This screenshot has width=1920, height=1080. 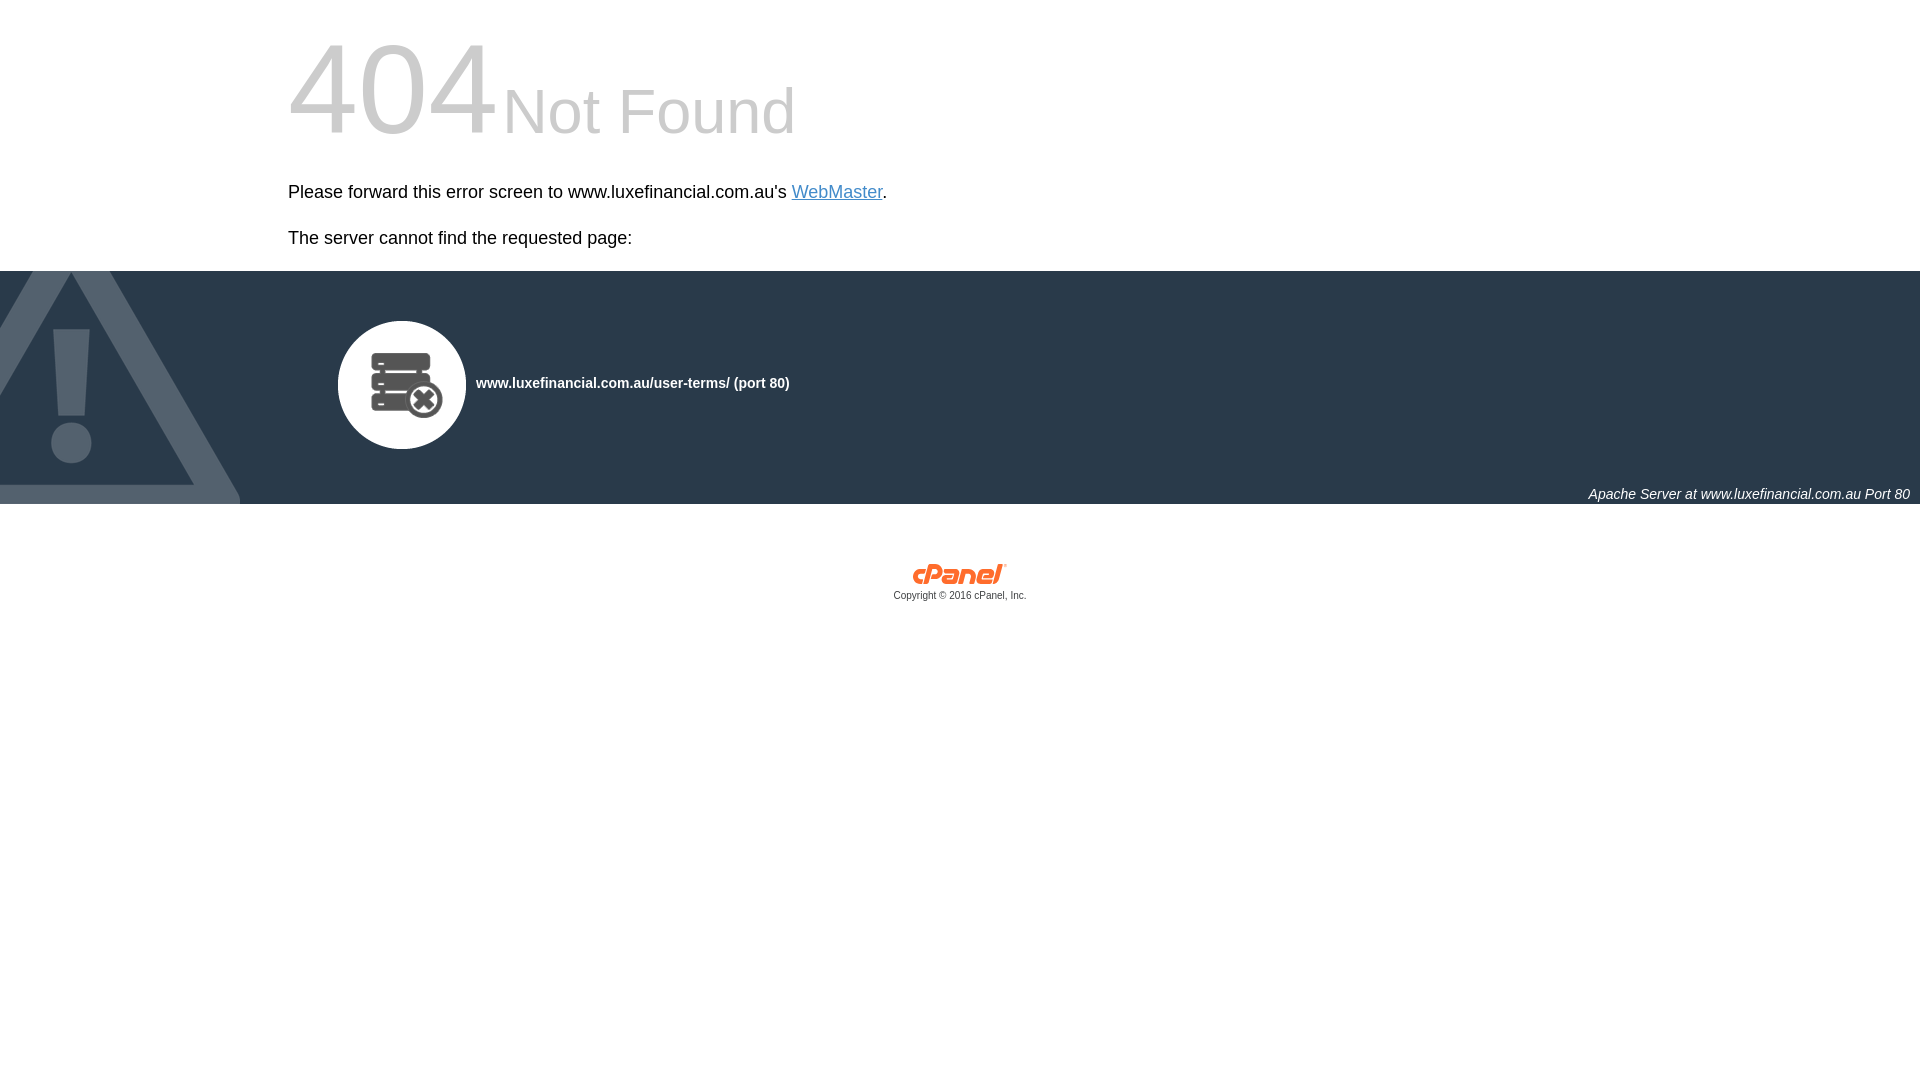 I want to click on 'WebMaster', so click(x=837, y=192).